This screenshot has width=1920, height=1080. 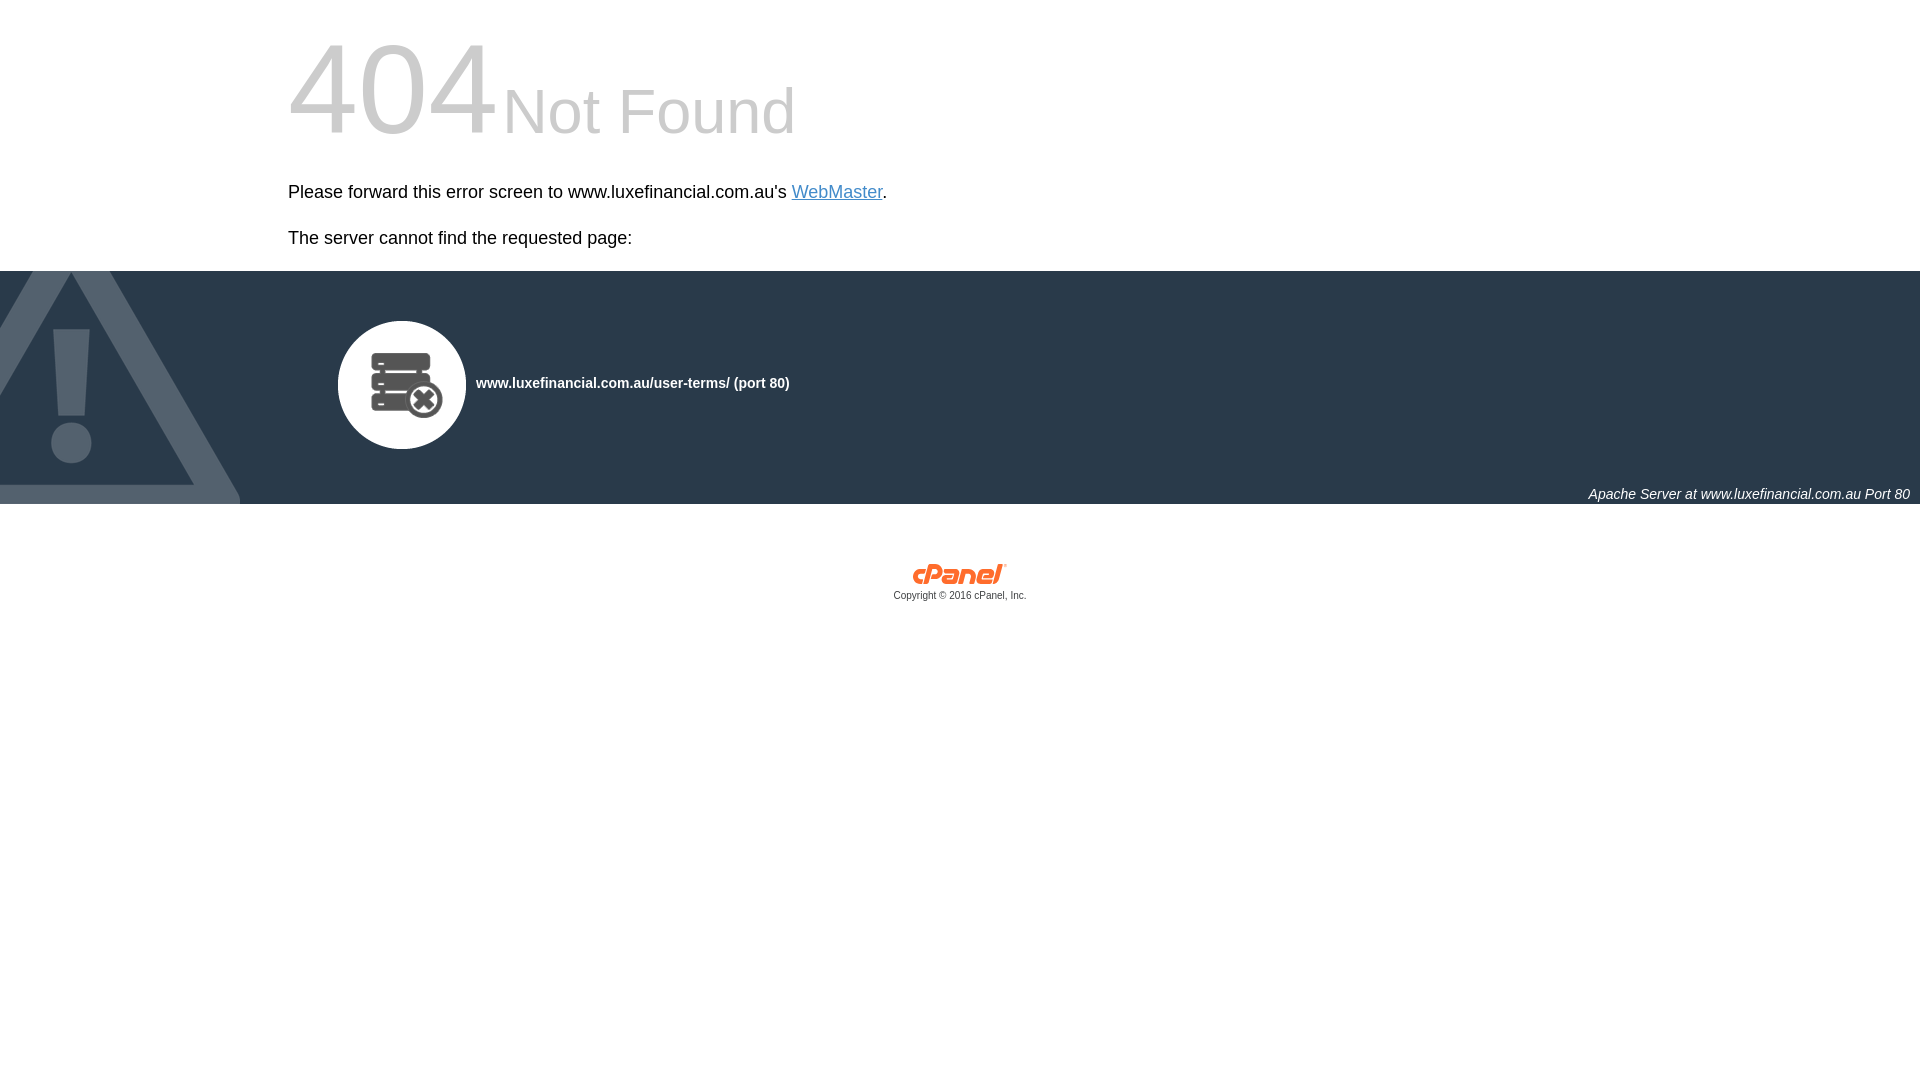 I want to click on 'WebMaster', so click(x=837, y=192).